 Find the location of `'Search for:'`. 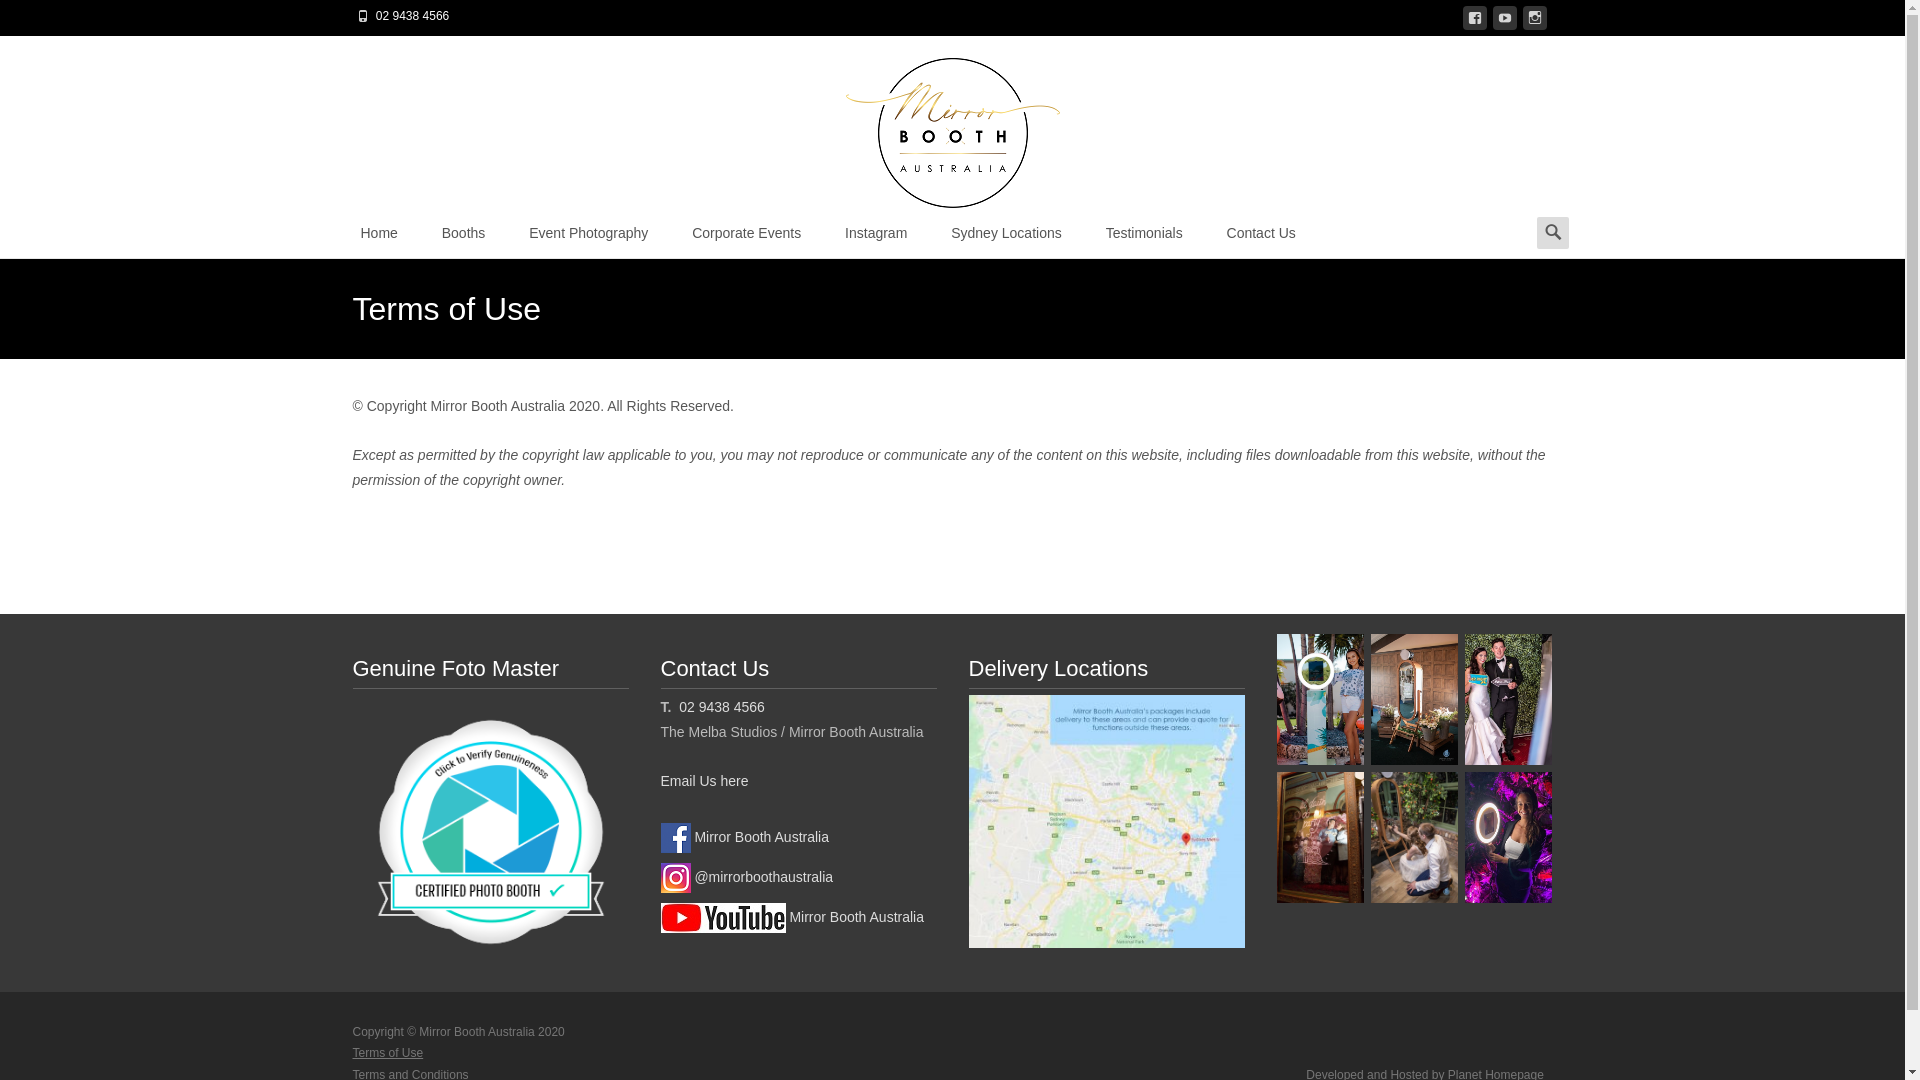

'Search for:' is located at coordinates (1550, 231).